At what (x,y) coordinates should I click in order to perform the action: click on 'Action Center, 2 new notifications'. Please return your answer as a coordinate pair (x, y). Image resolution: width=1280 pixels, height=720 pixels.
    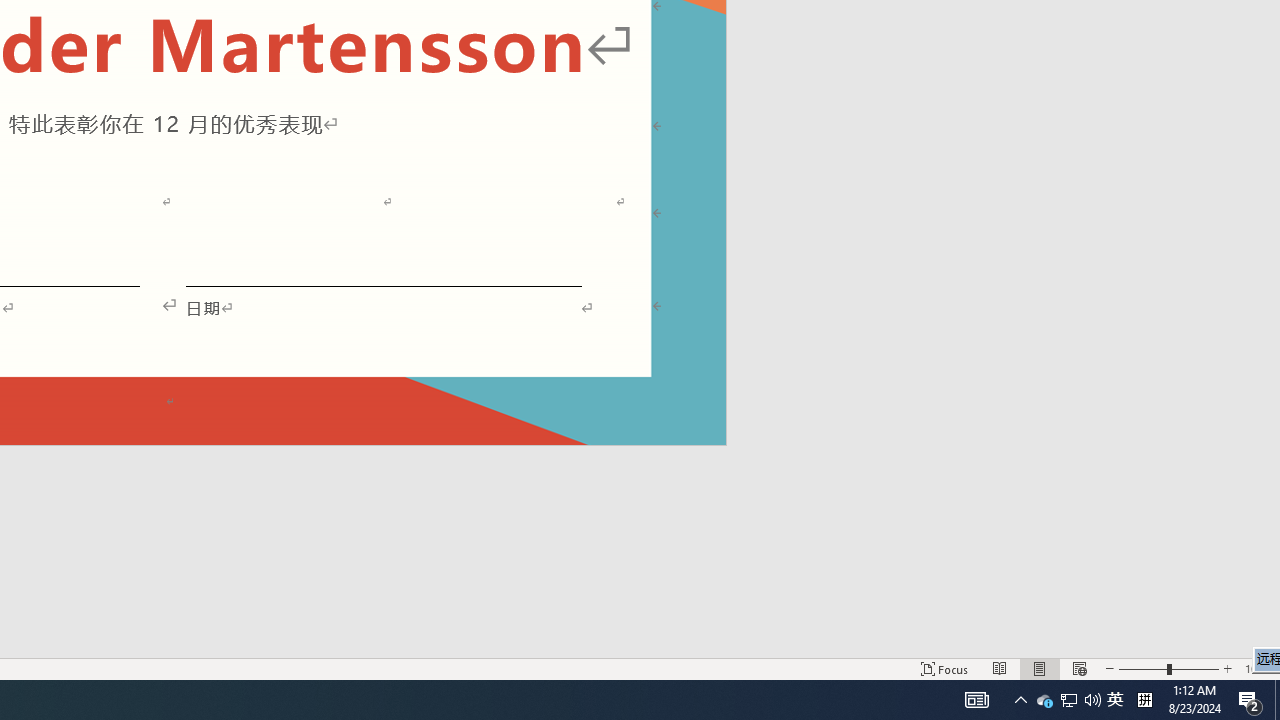
    Looking at the image, I should click on (1250, 698).